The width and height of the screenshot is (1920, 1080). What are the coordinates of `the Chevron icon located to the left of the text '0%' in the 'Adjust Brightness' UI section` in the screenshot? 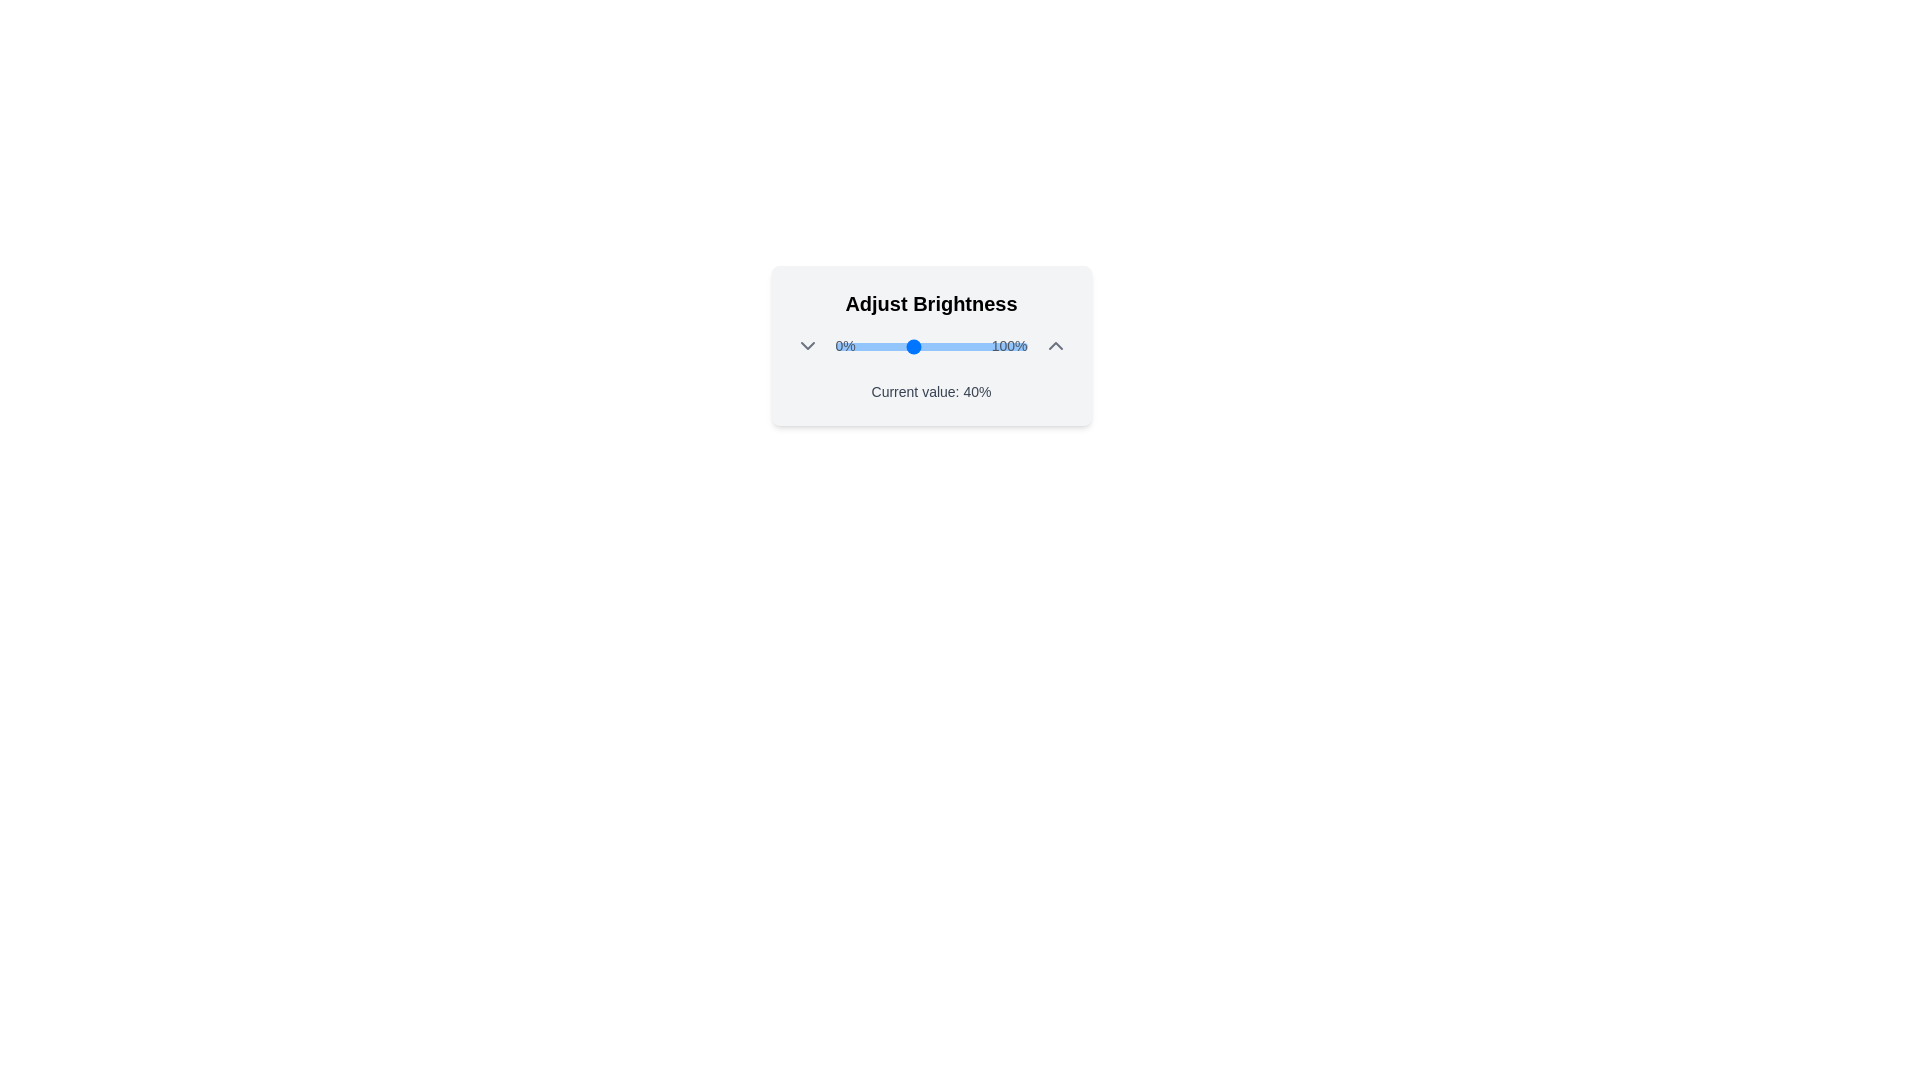 It's located at (807, 345).